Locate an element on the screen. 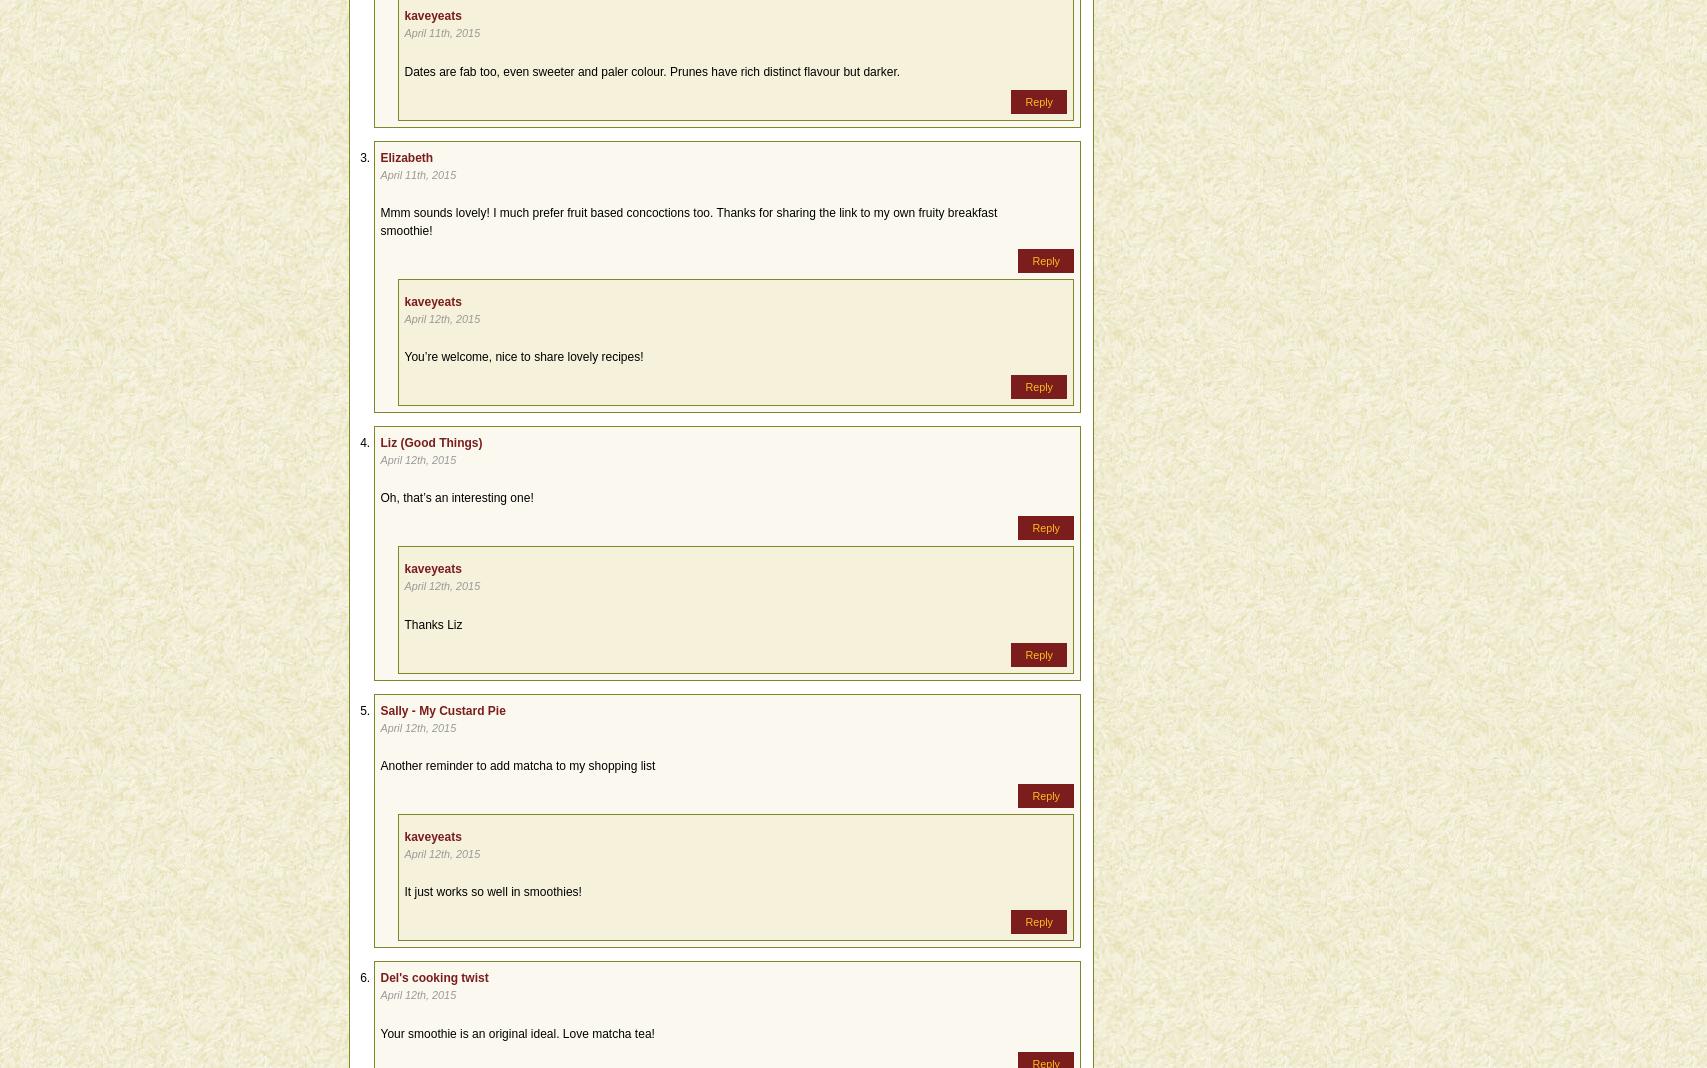 The width and height of the screenshot is (1707, 1068). 'Del's cooking twist' is located at coordinates (379, 977).